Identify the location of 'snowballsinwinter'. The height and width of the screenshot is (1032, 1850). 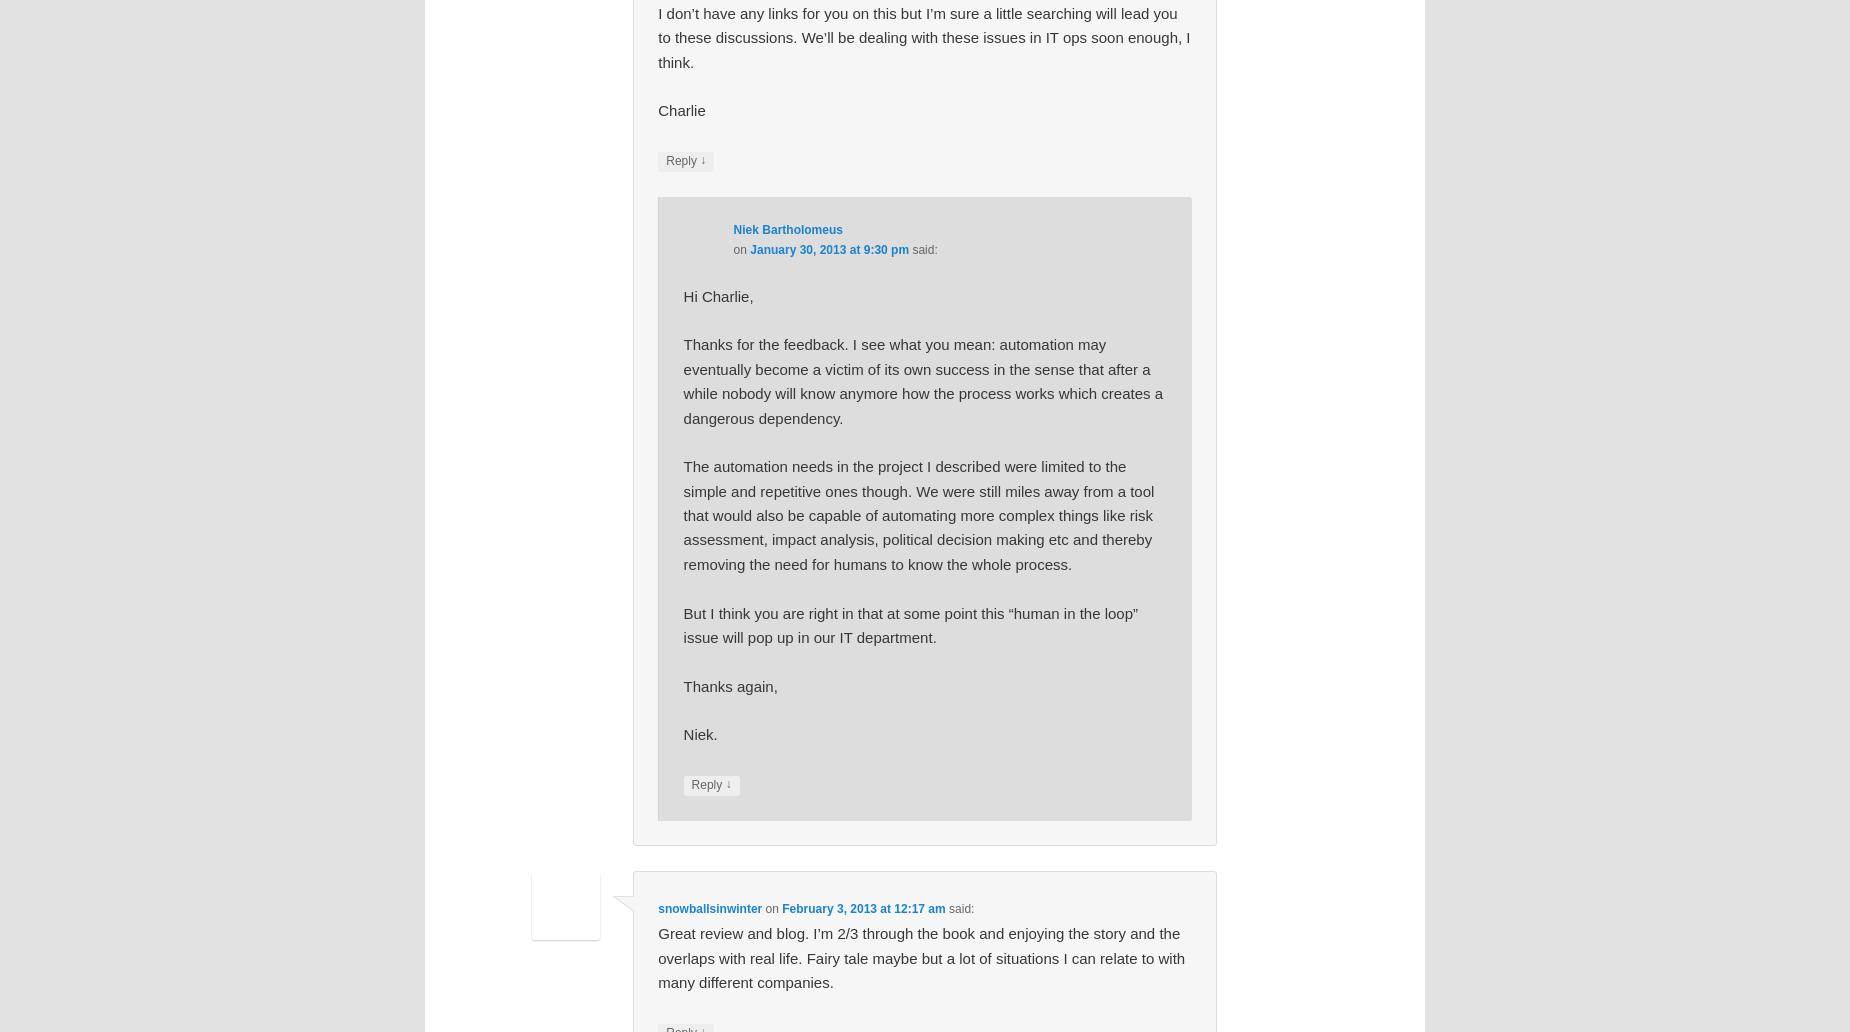
(658, 907).